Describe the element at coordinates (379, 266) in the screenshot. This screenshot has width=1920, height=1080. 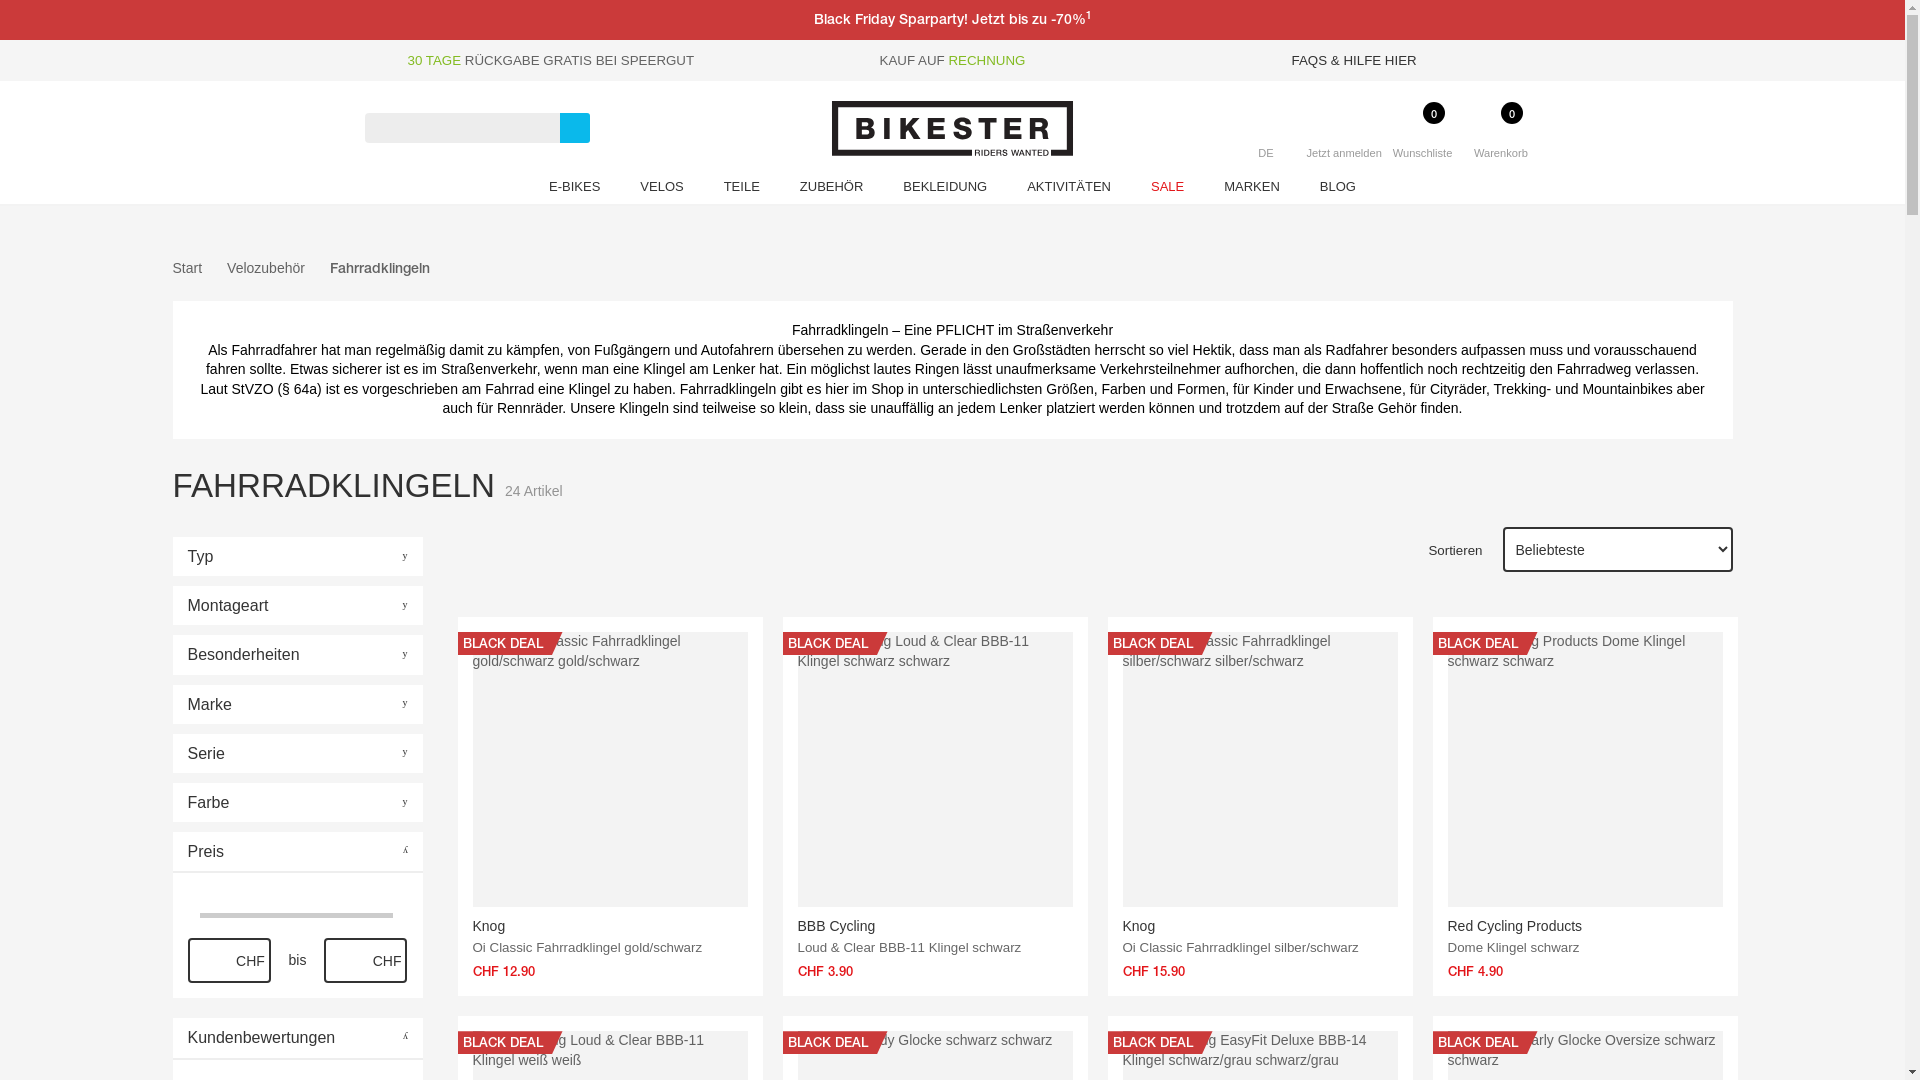
I see `'Fahrradklingeln'` at that location.